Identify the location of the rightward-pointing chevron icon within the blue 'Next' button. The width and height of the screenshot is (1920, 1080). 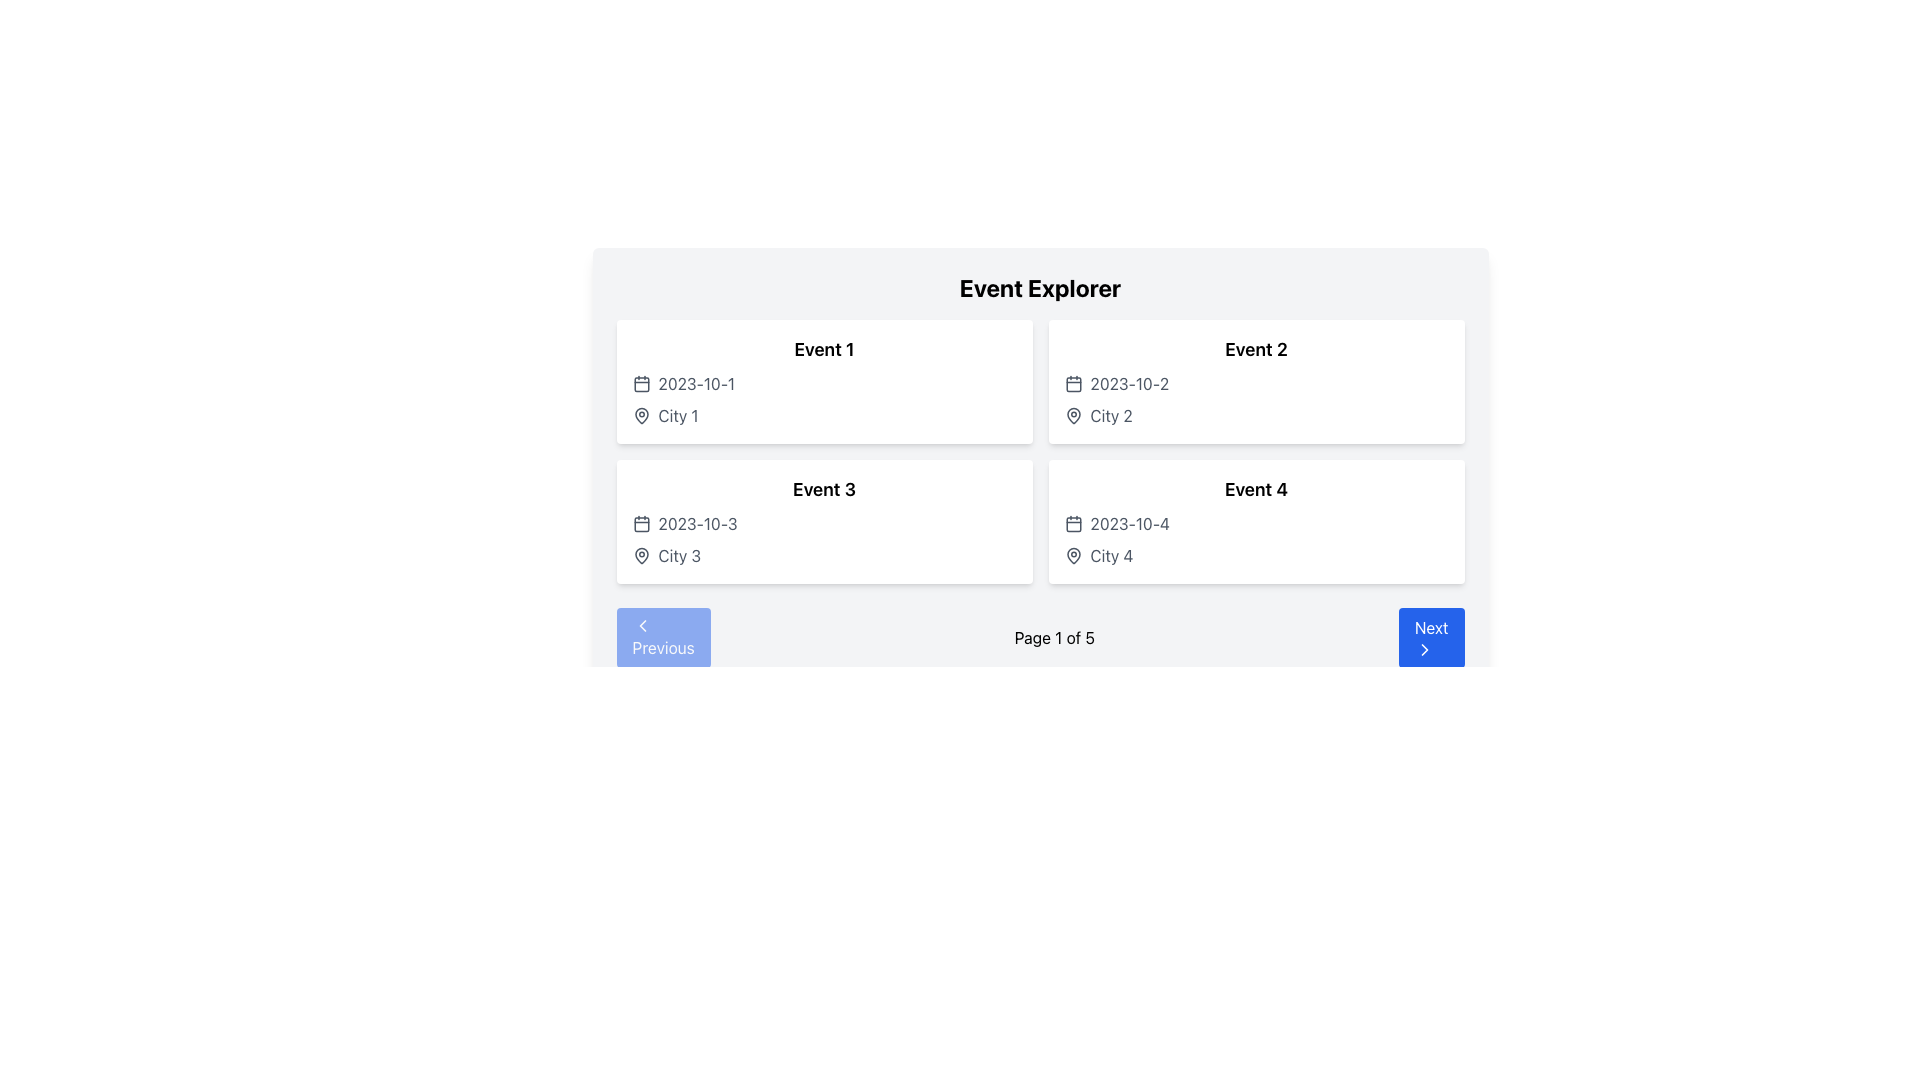
(1423, 650).